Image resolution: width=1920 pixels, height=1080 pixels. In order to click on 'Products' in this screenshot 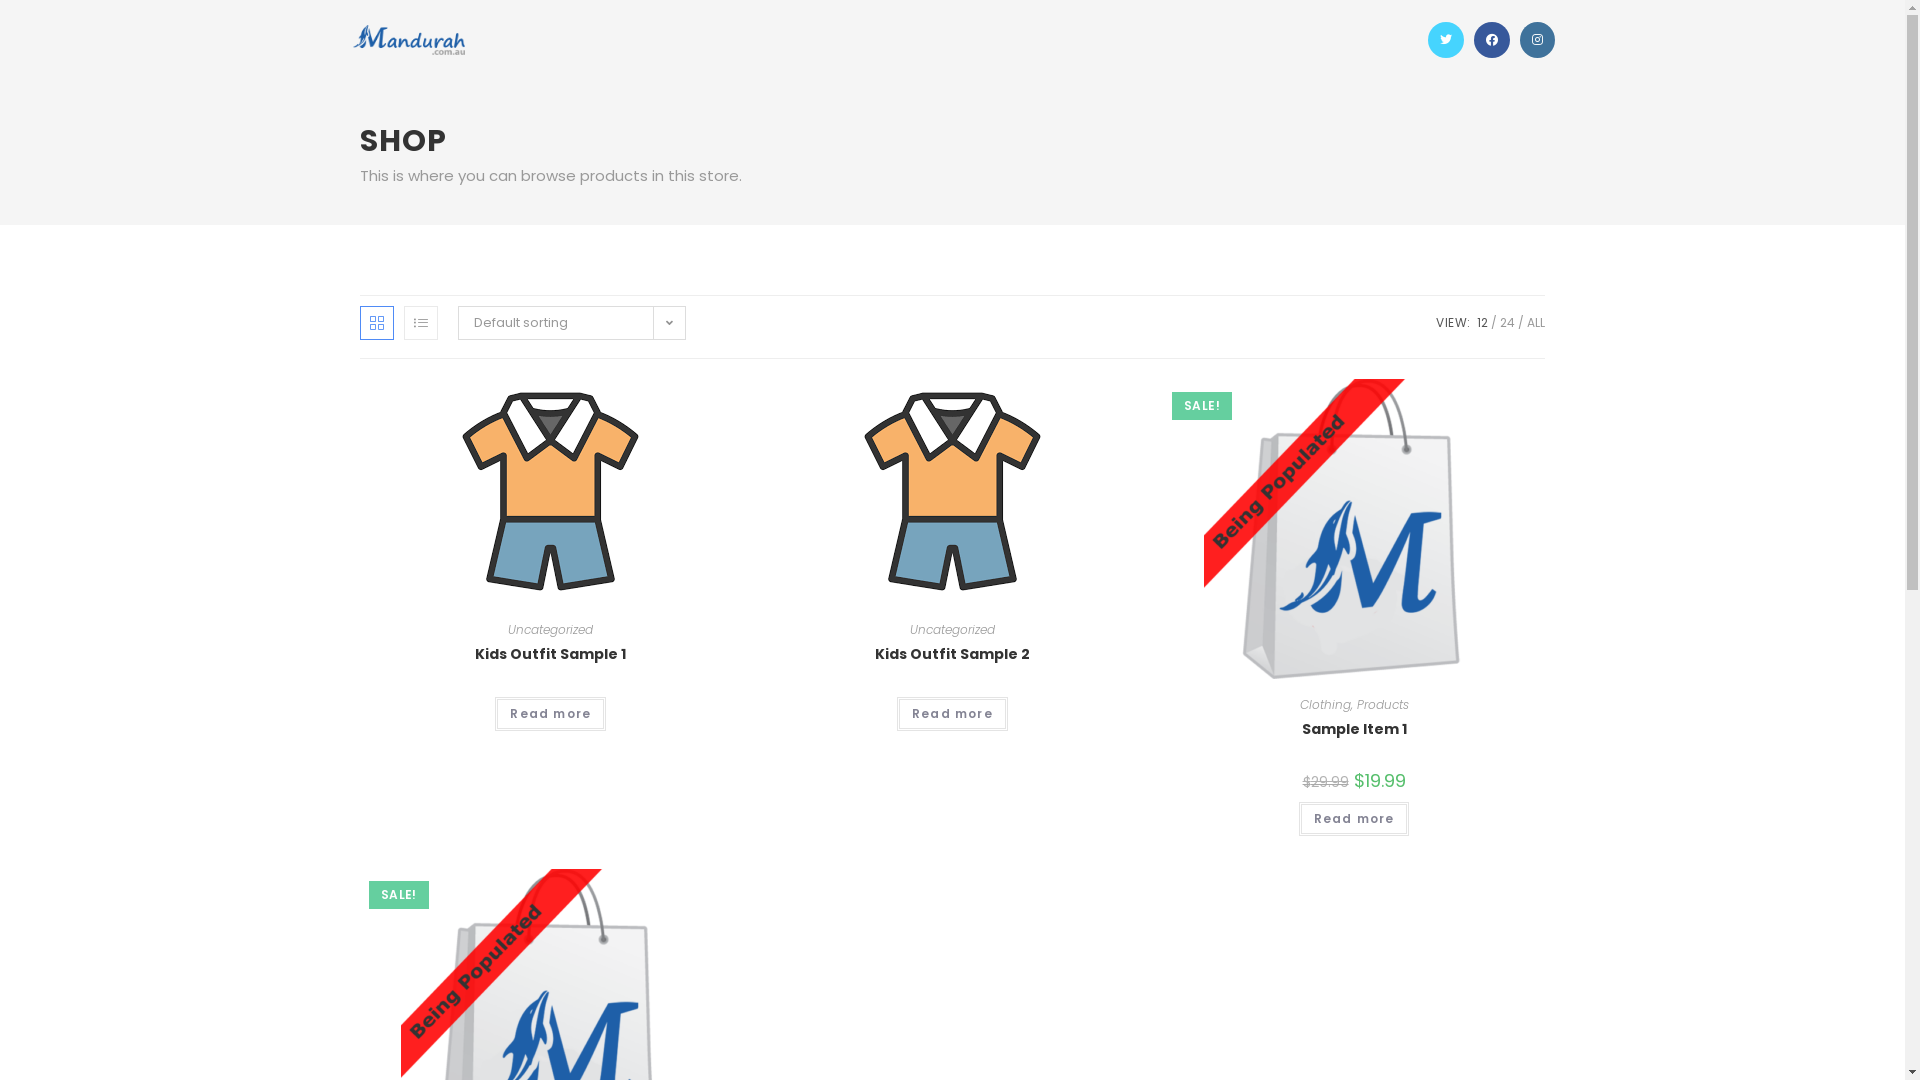, I will do `click(1381, 703)`.